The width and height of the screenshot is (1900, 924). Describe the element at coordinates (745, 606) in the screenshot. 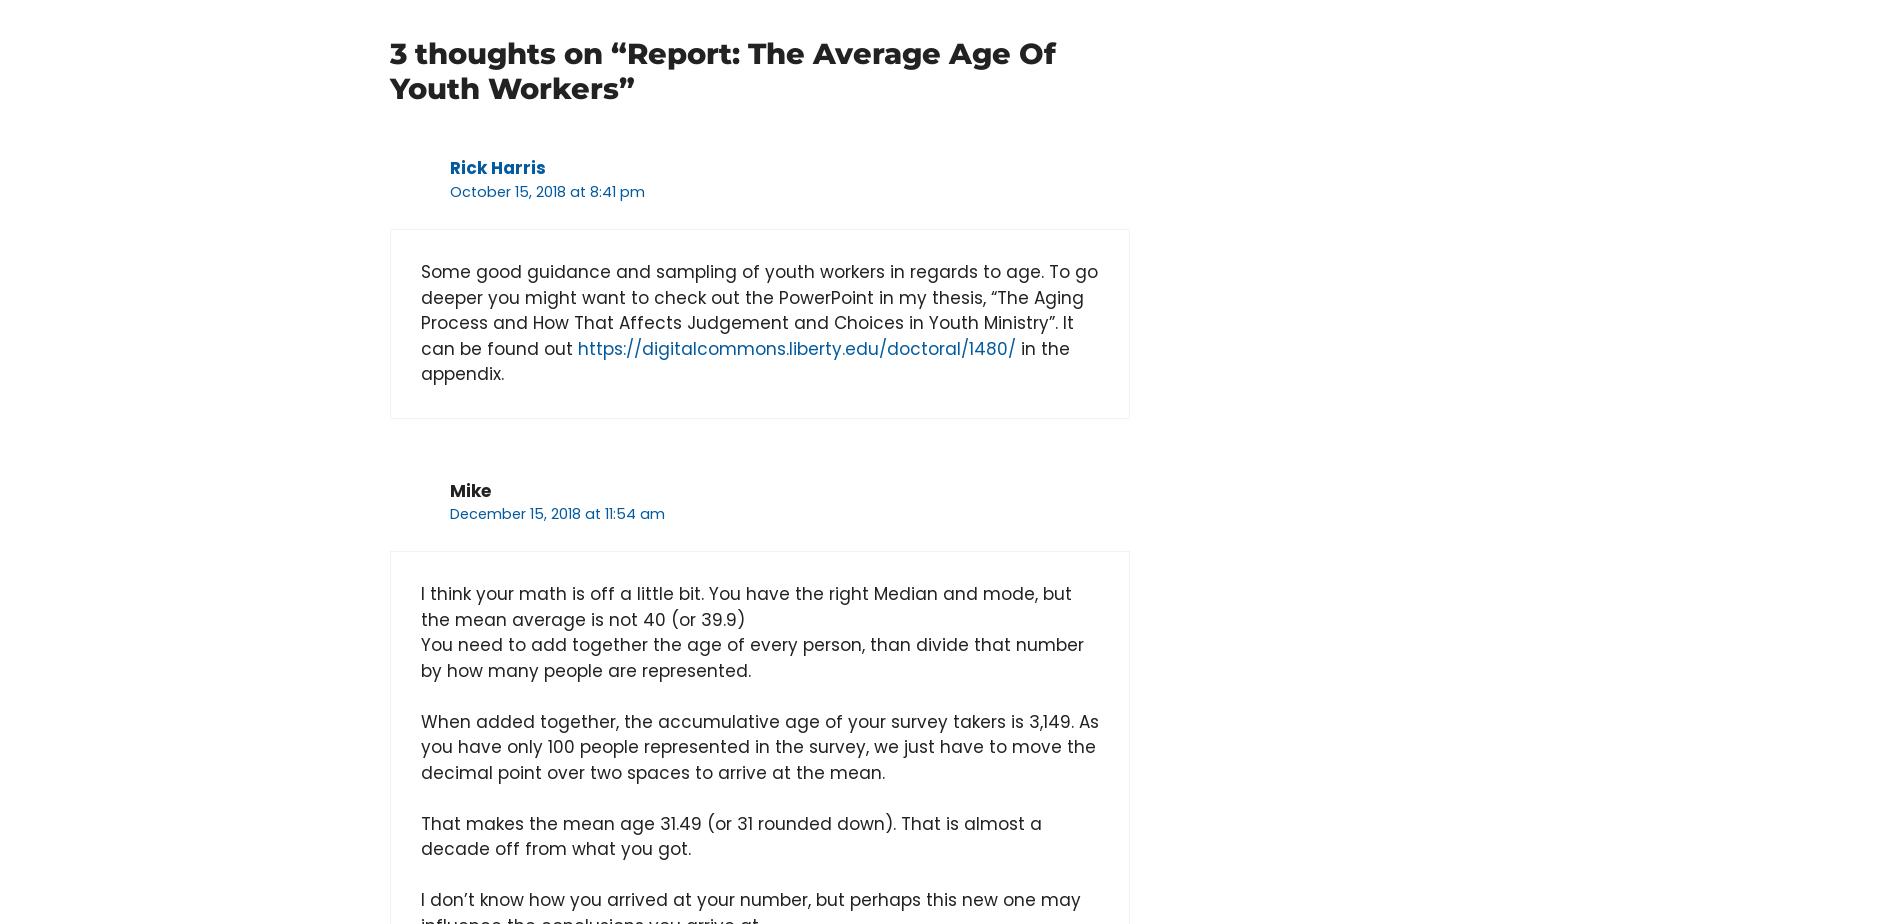

I see `'I think your math is off a little bit. You have the right Median and mode, but the mean average is not 40 (or 39.9)'` at that location.